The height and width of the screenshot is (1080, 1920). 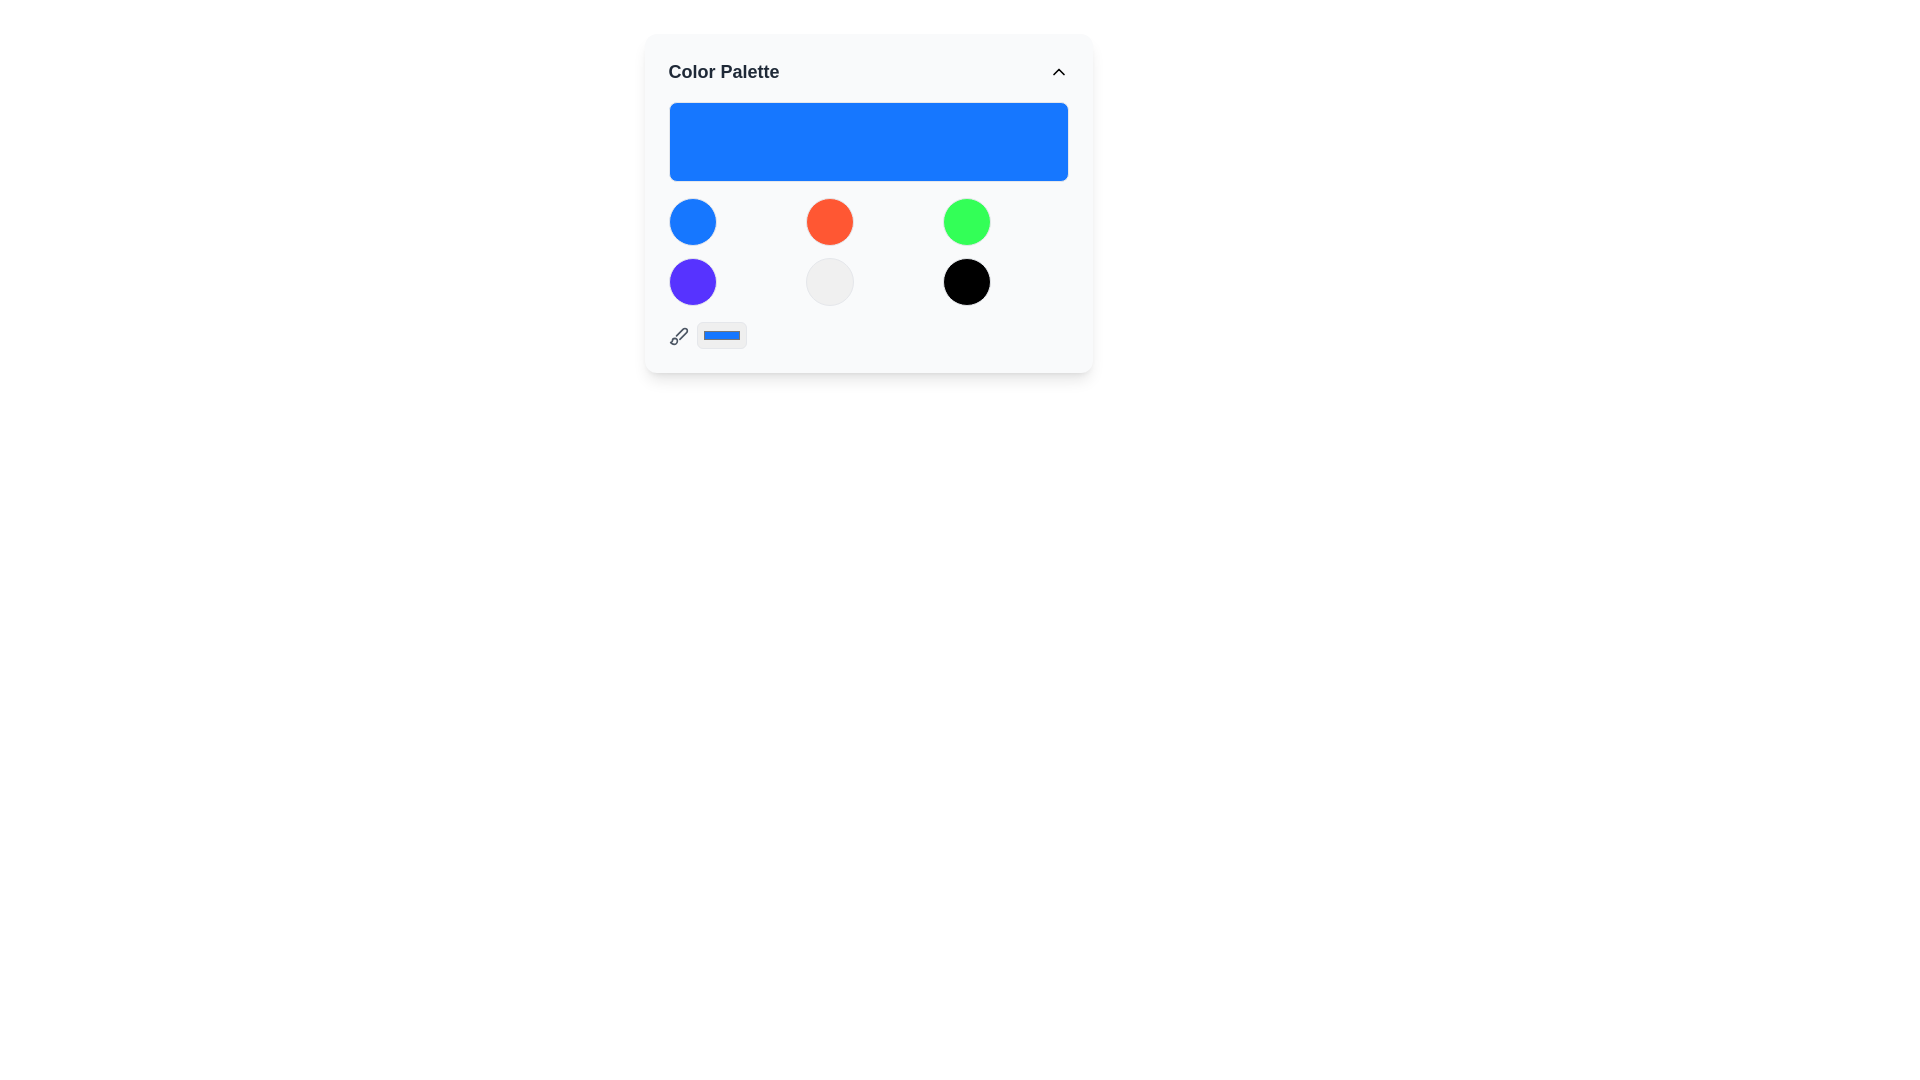 I want to click on the circular interactive button with a vibrant purple background in the Color Palette section by moving the cursor to its center, so click(x=692, y=281).